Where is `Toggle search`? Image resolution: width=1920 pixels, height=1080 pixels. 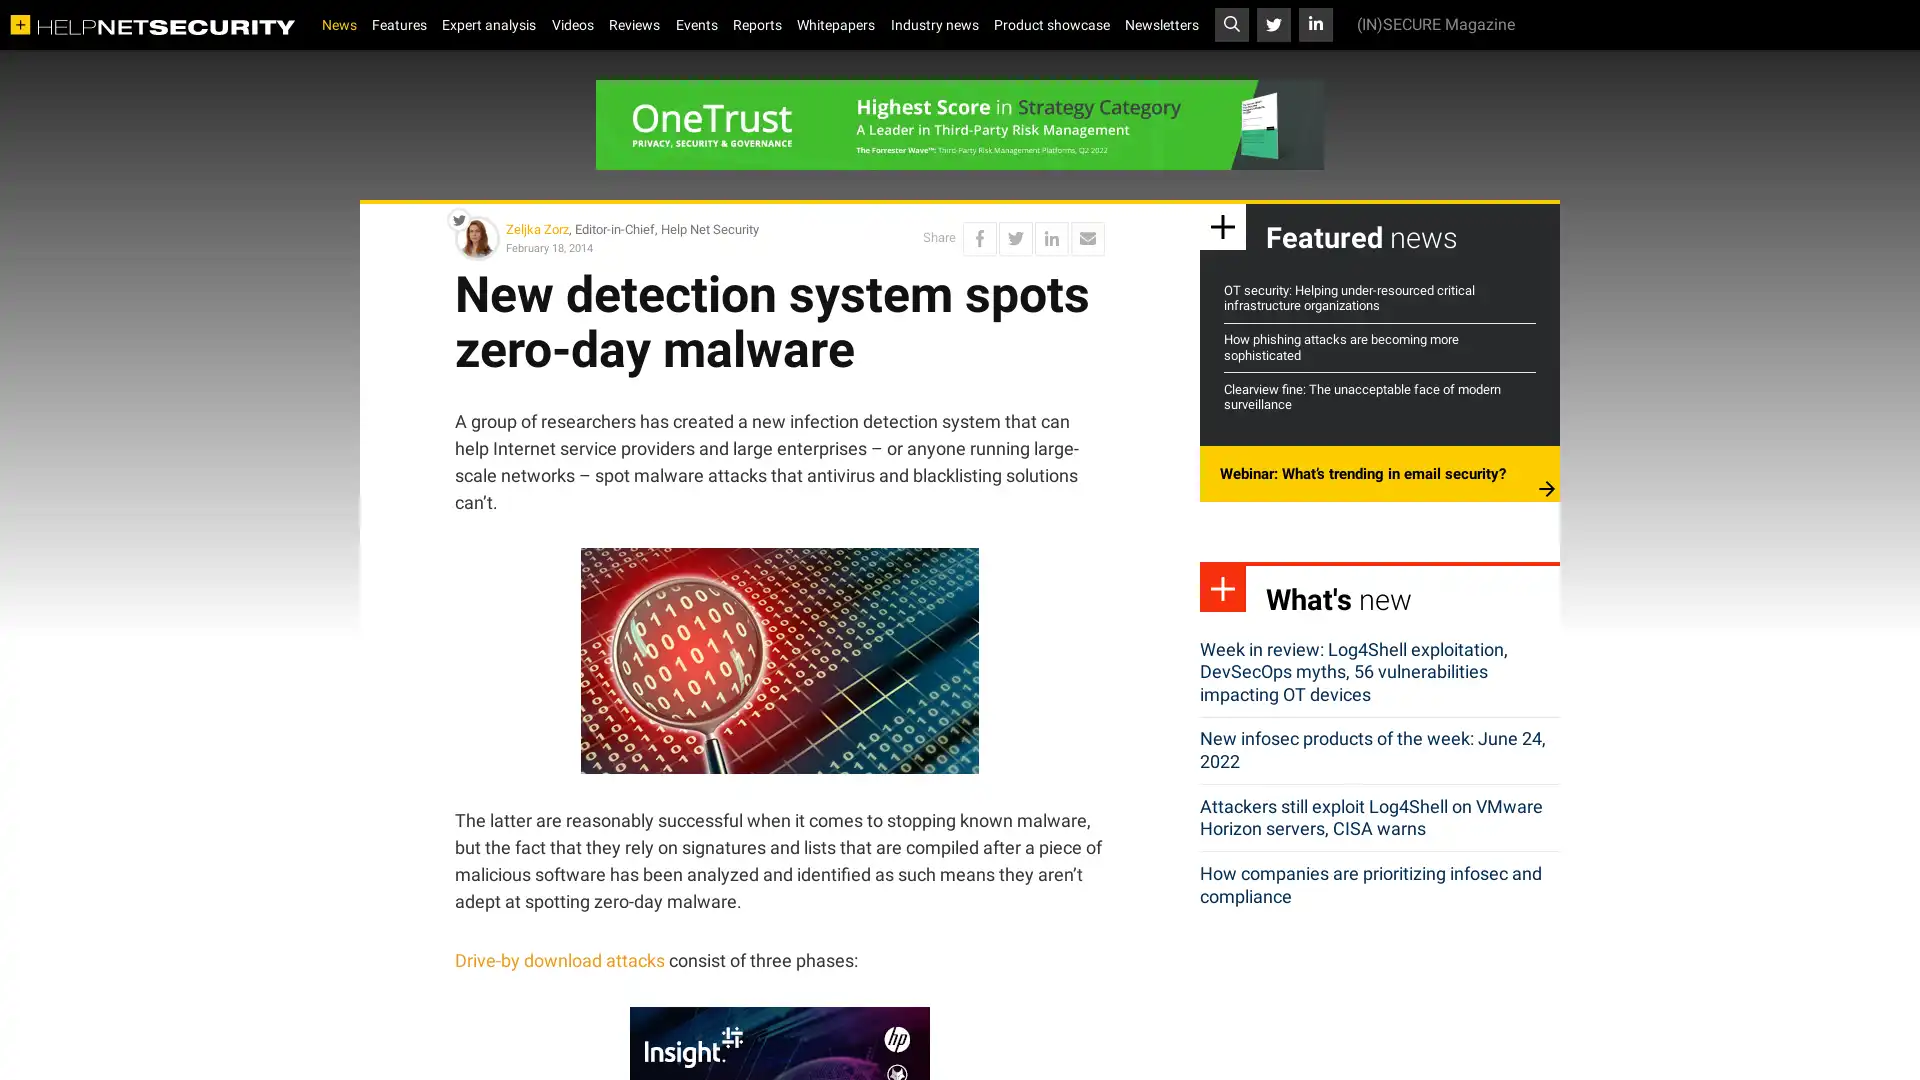
Toggle search is located at coordinates (1231, 24).